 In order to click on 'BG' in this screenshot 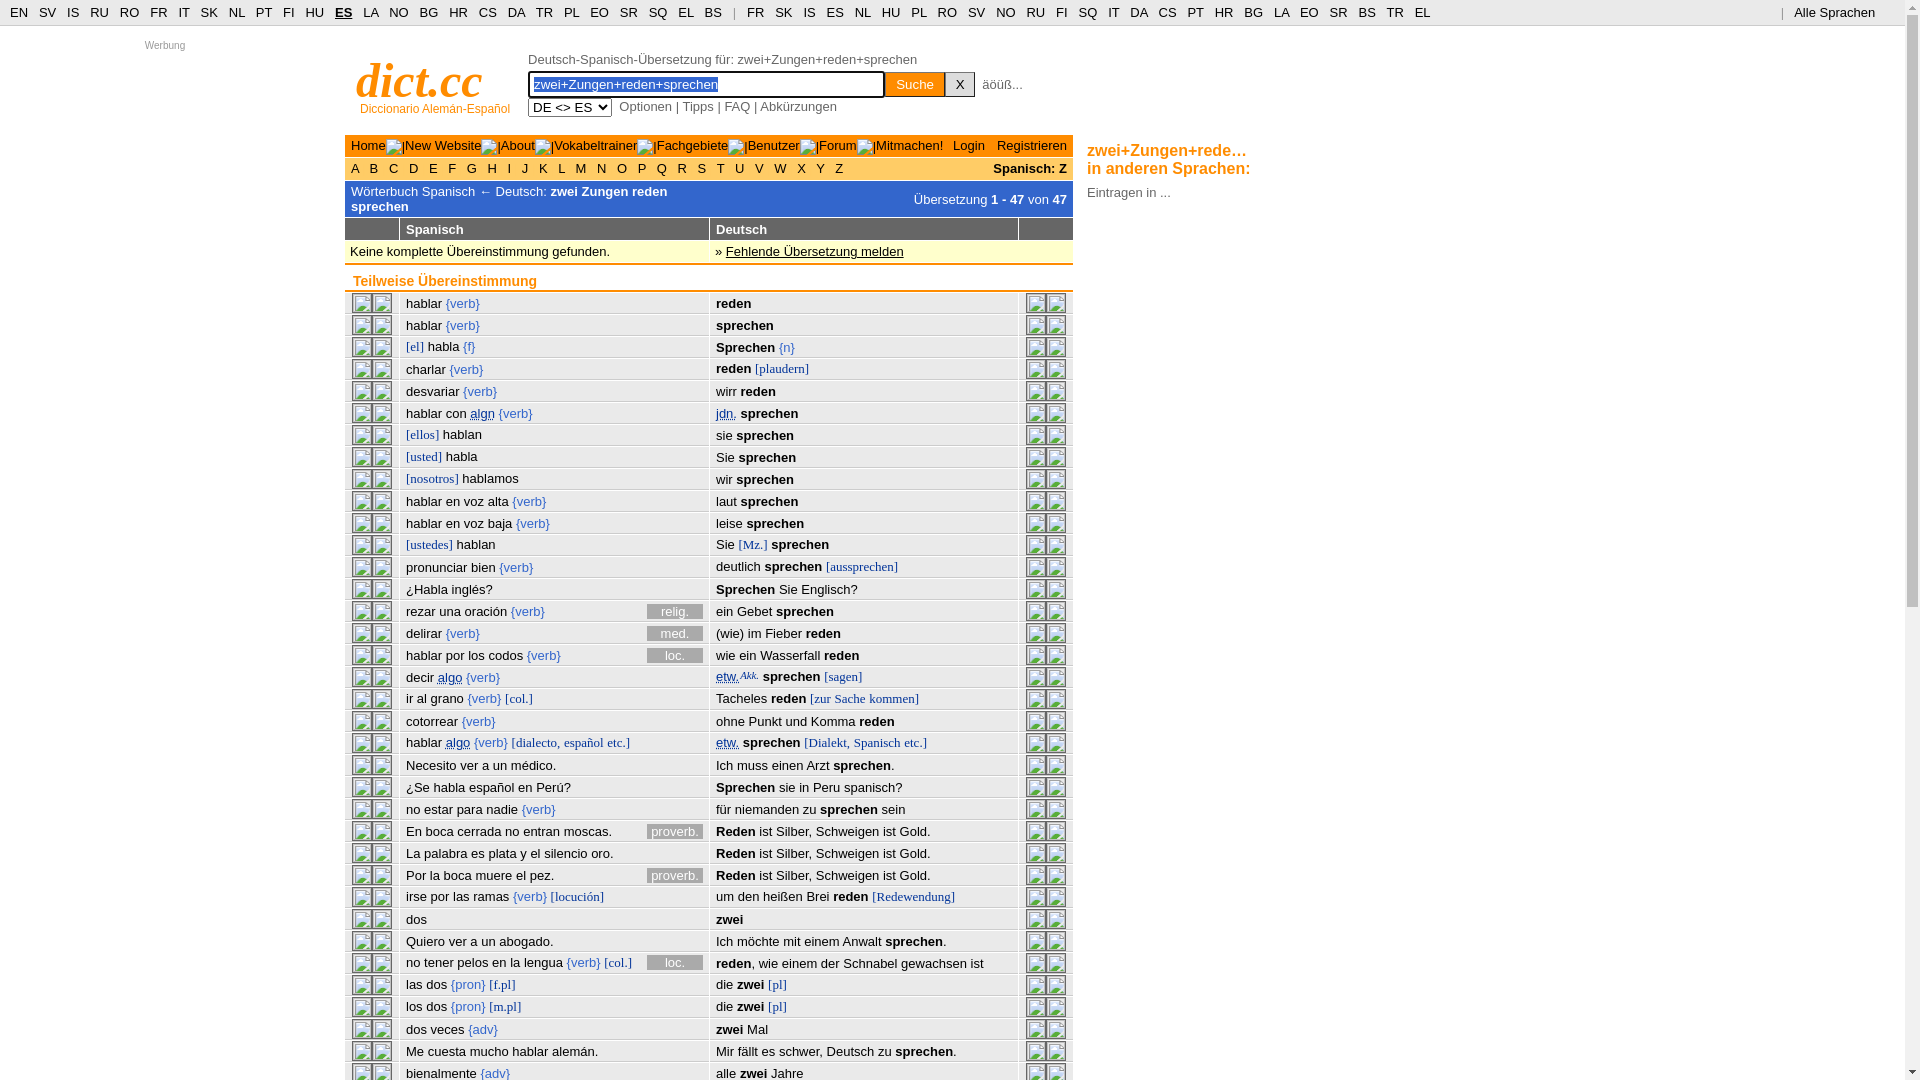, I will do `click(1252, 12)`.